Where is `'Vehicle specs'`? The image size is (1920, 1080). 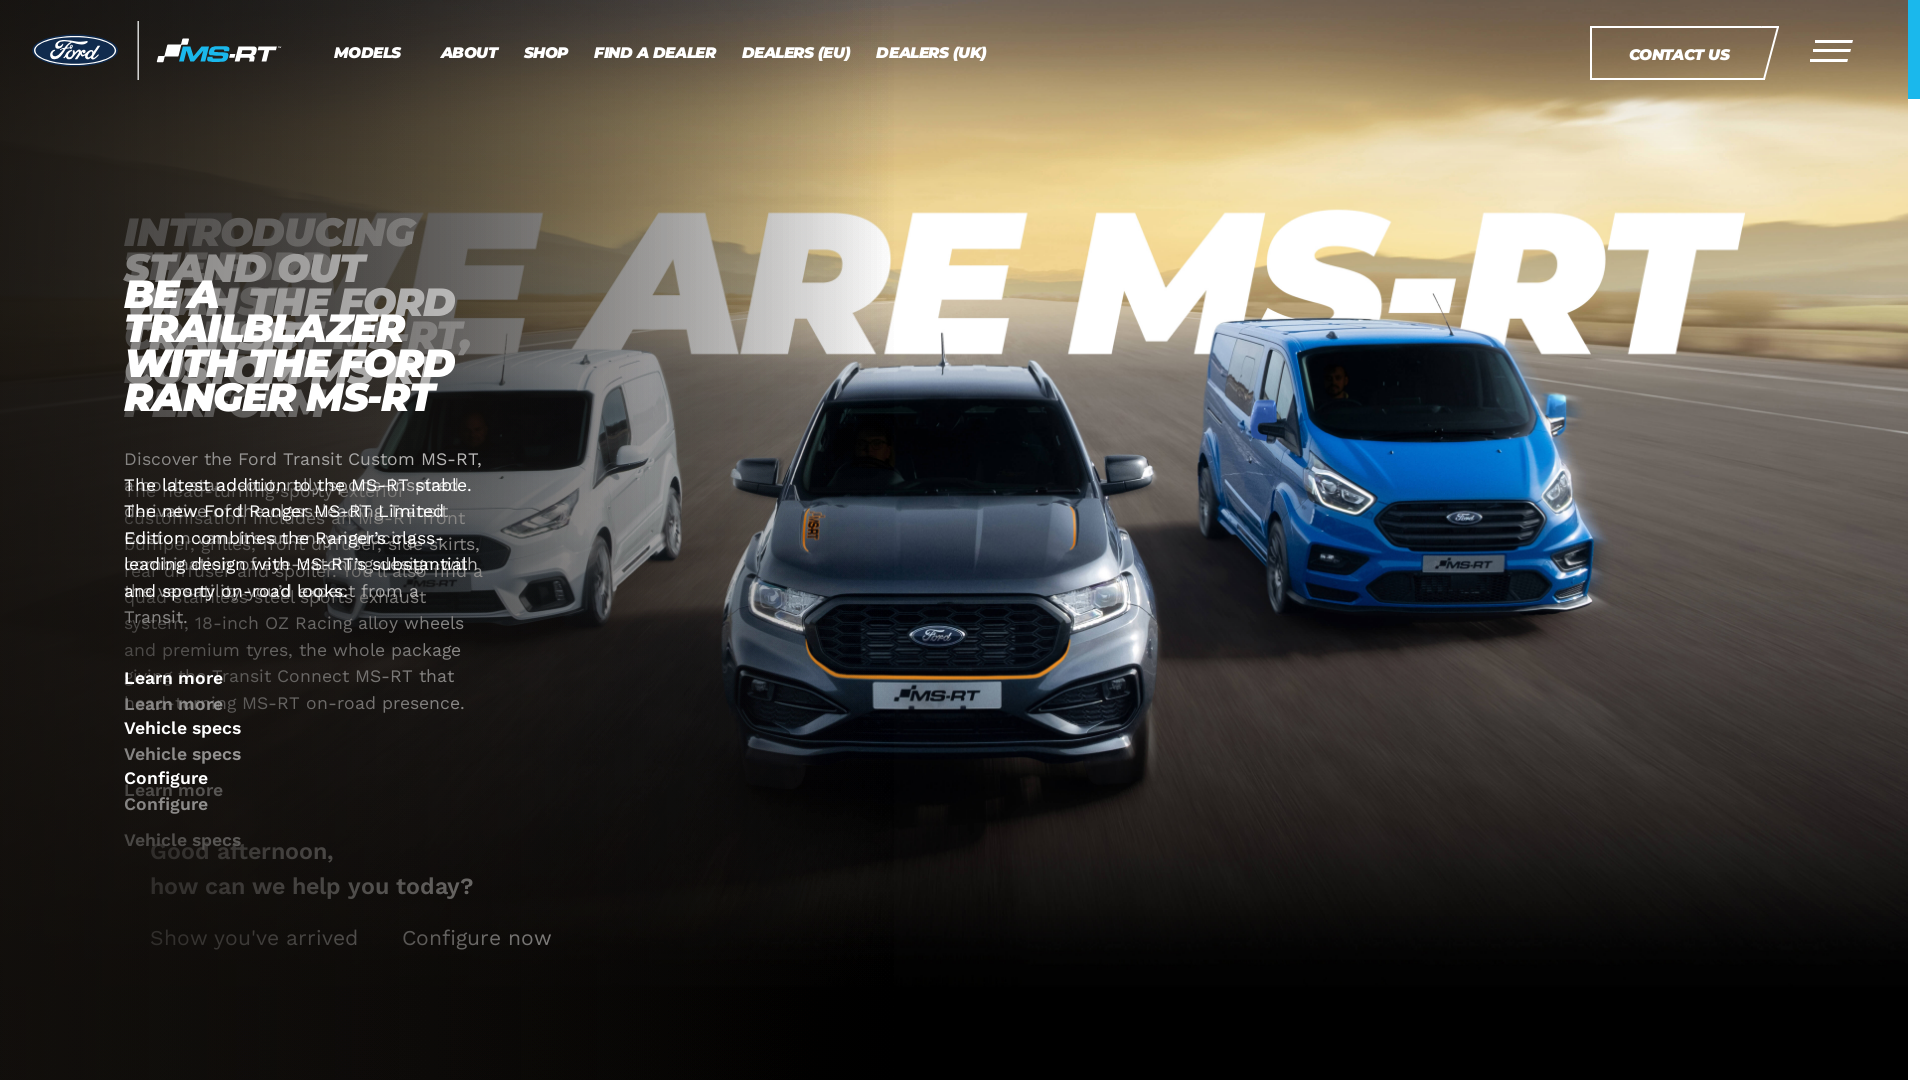 'Vehicle specs' is located at coordinates (182, 753).